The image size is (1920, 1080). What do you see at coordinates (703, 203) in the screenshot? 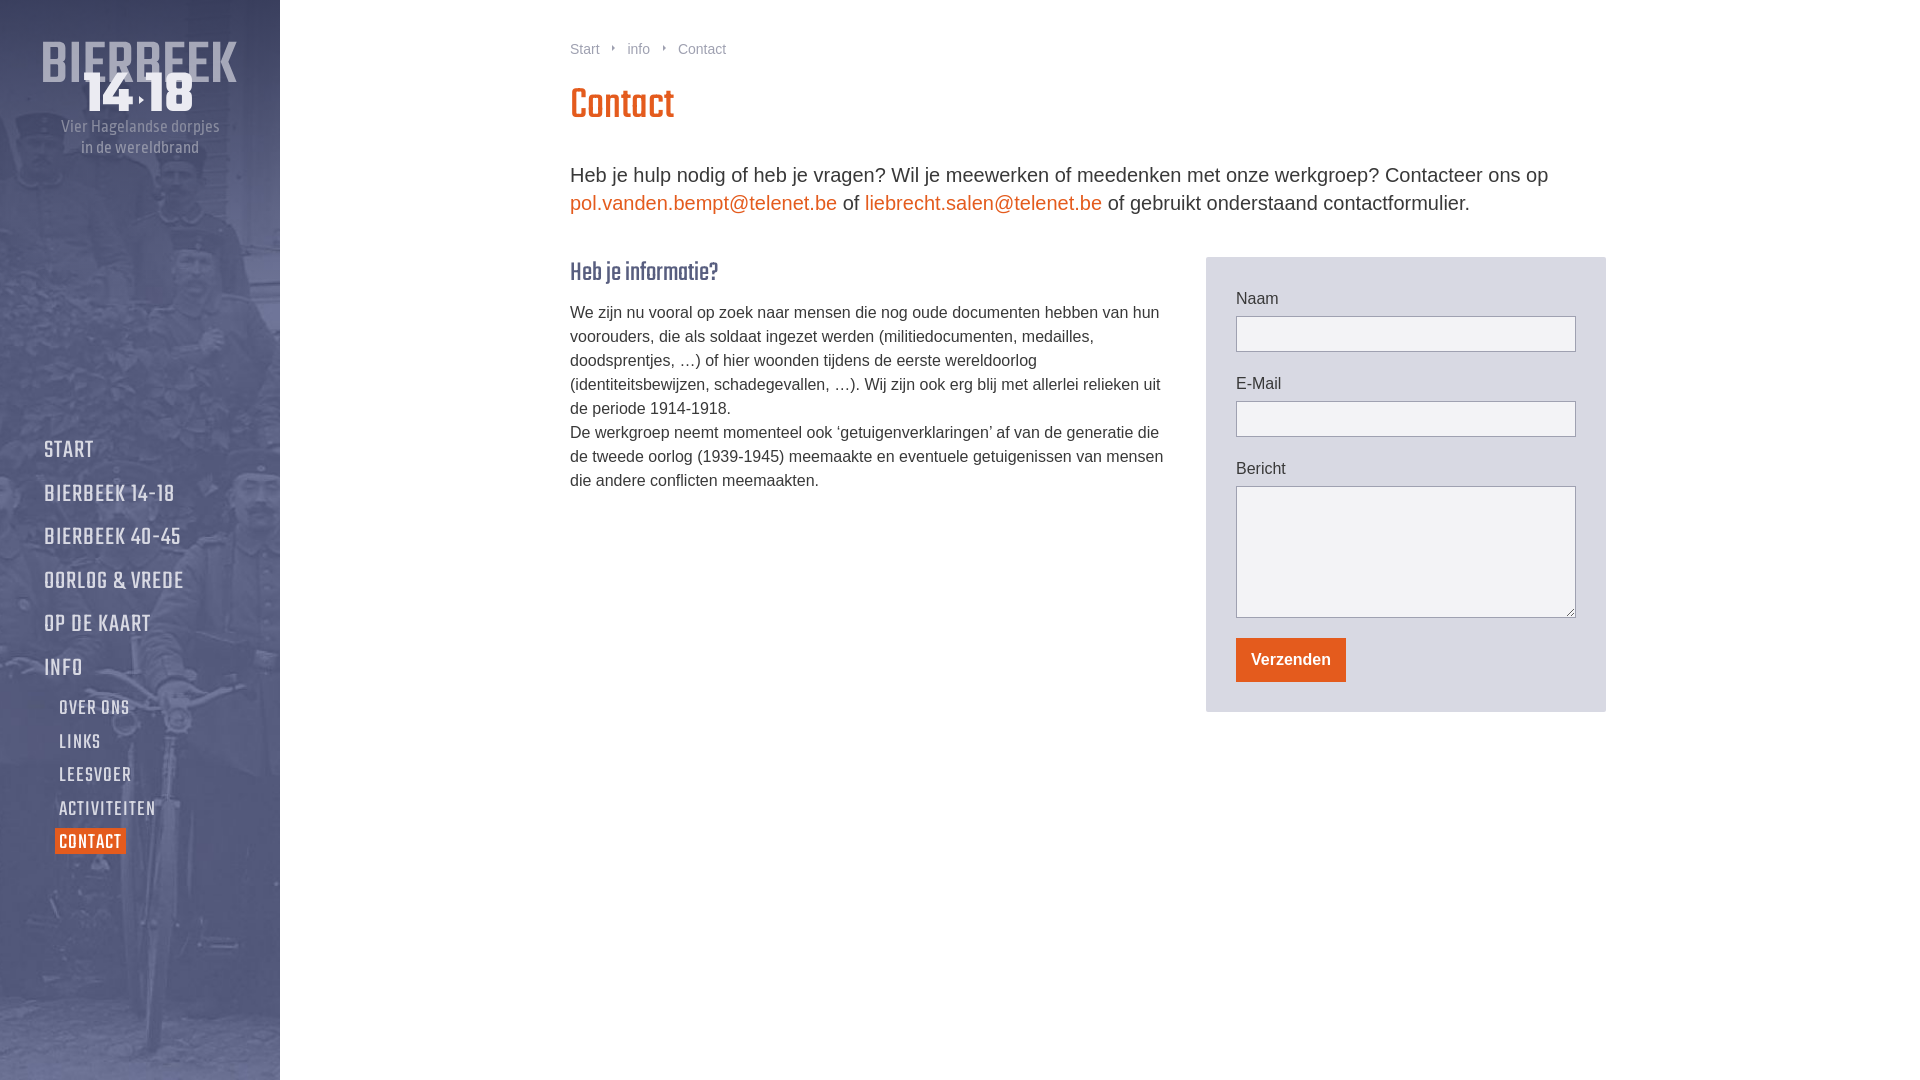
I see `'pol.vanden.bempt@telenet.be'` at bounding box center [703, 203].